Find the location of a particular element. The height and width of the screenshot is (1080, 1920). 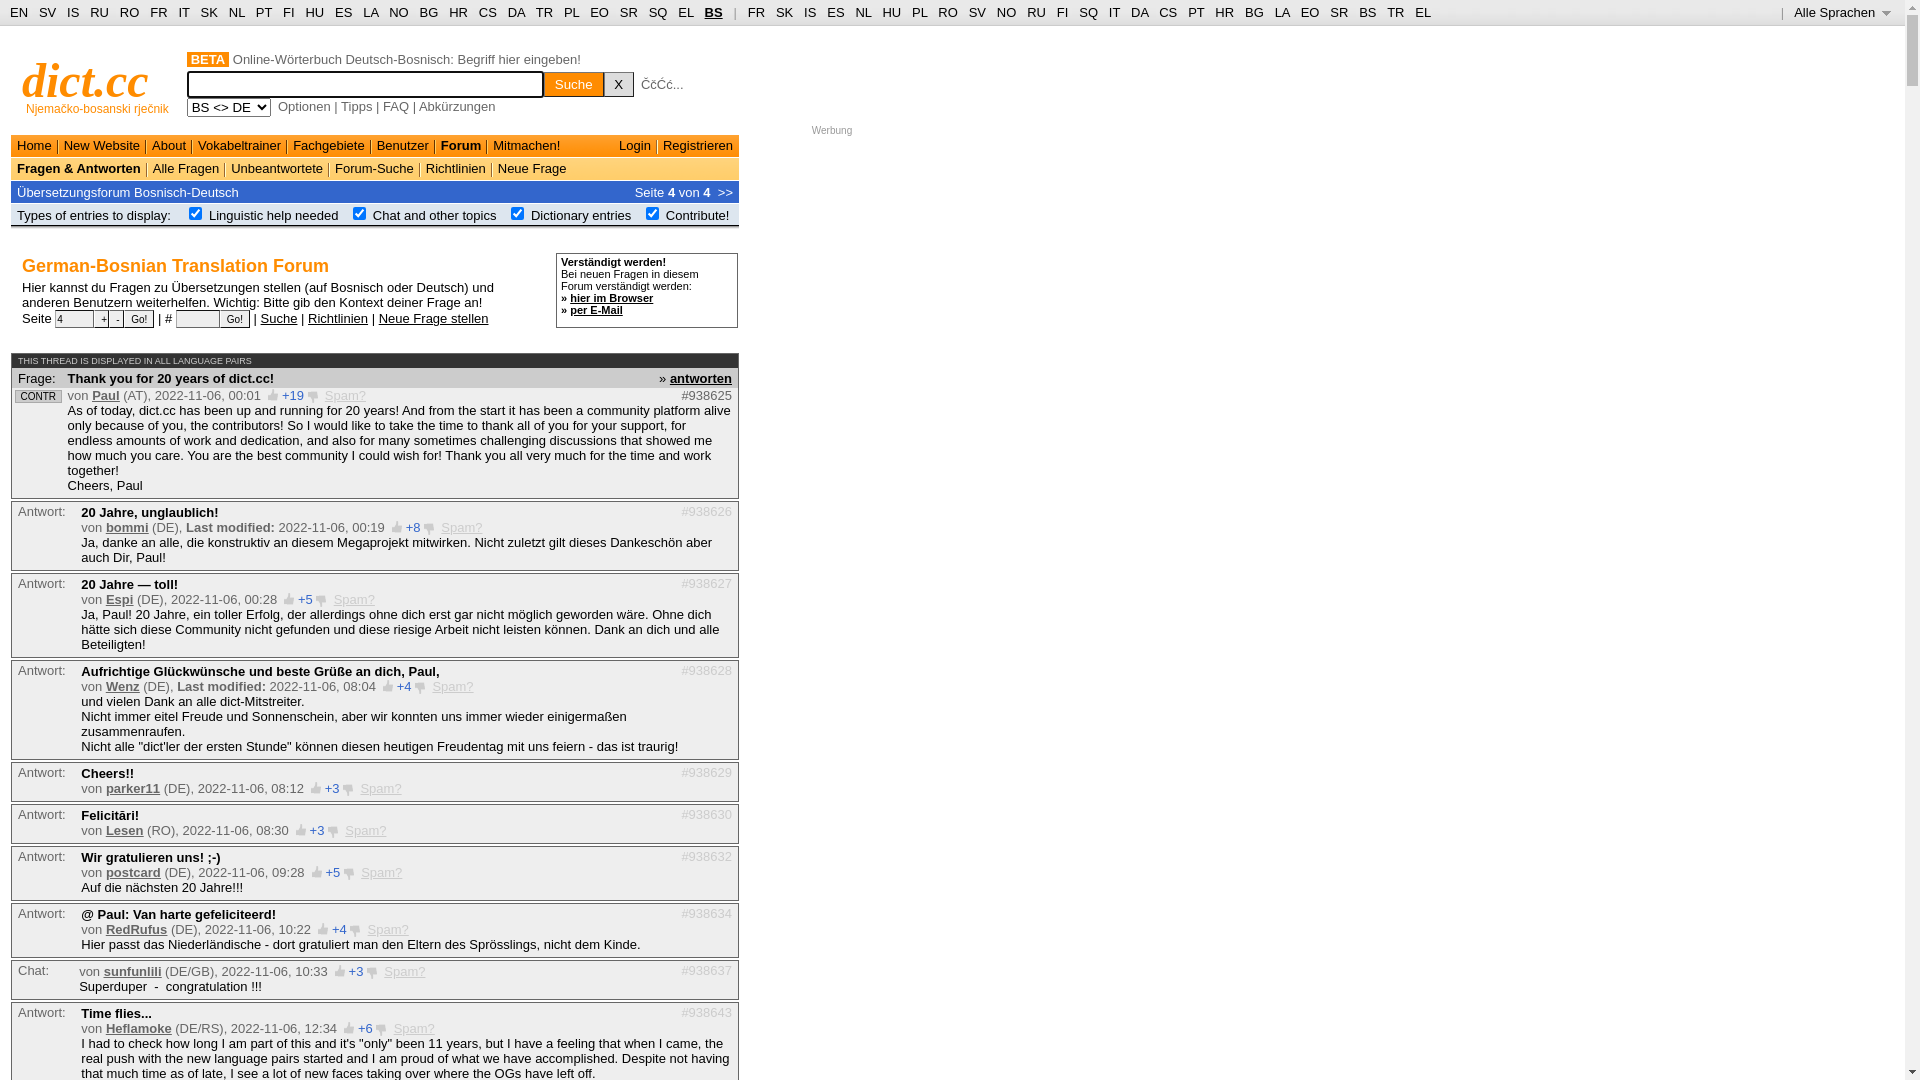

'NL' is located at coordinates (236, 12).